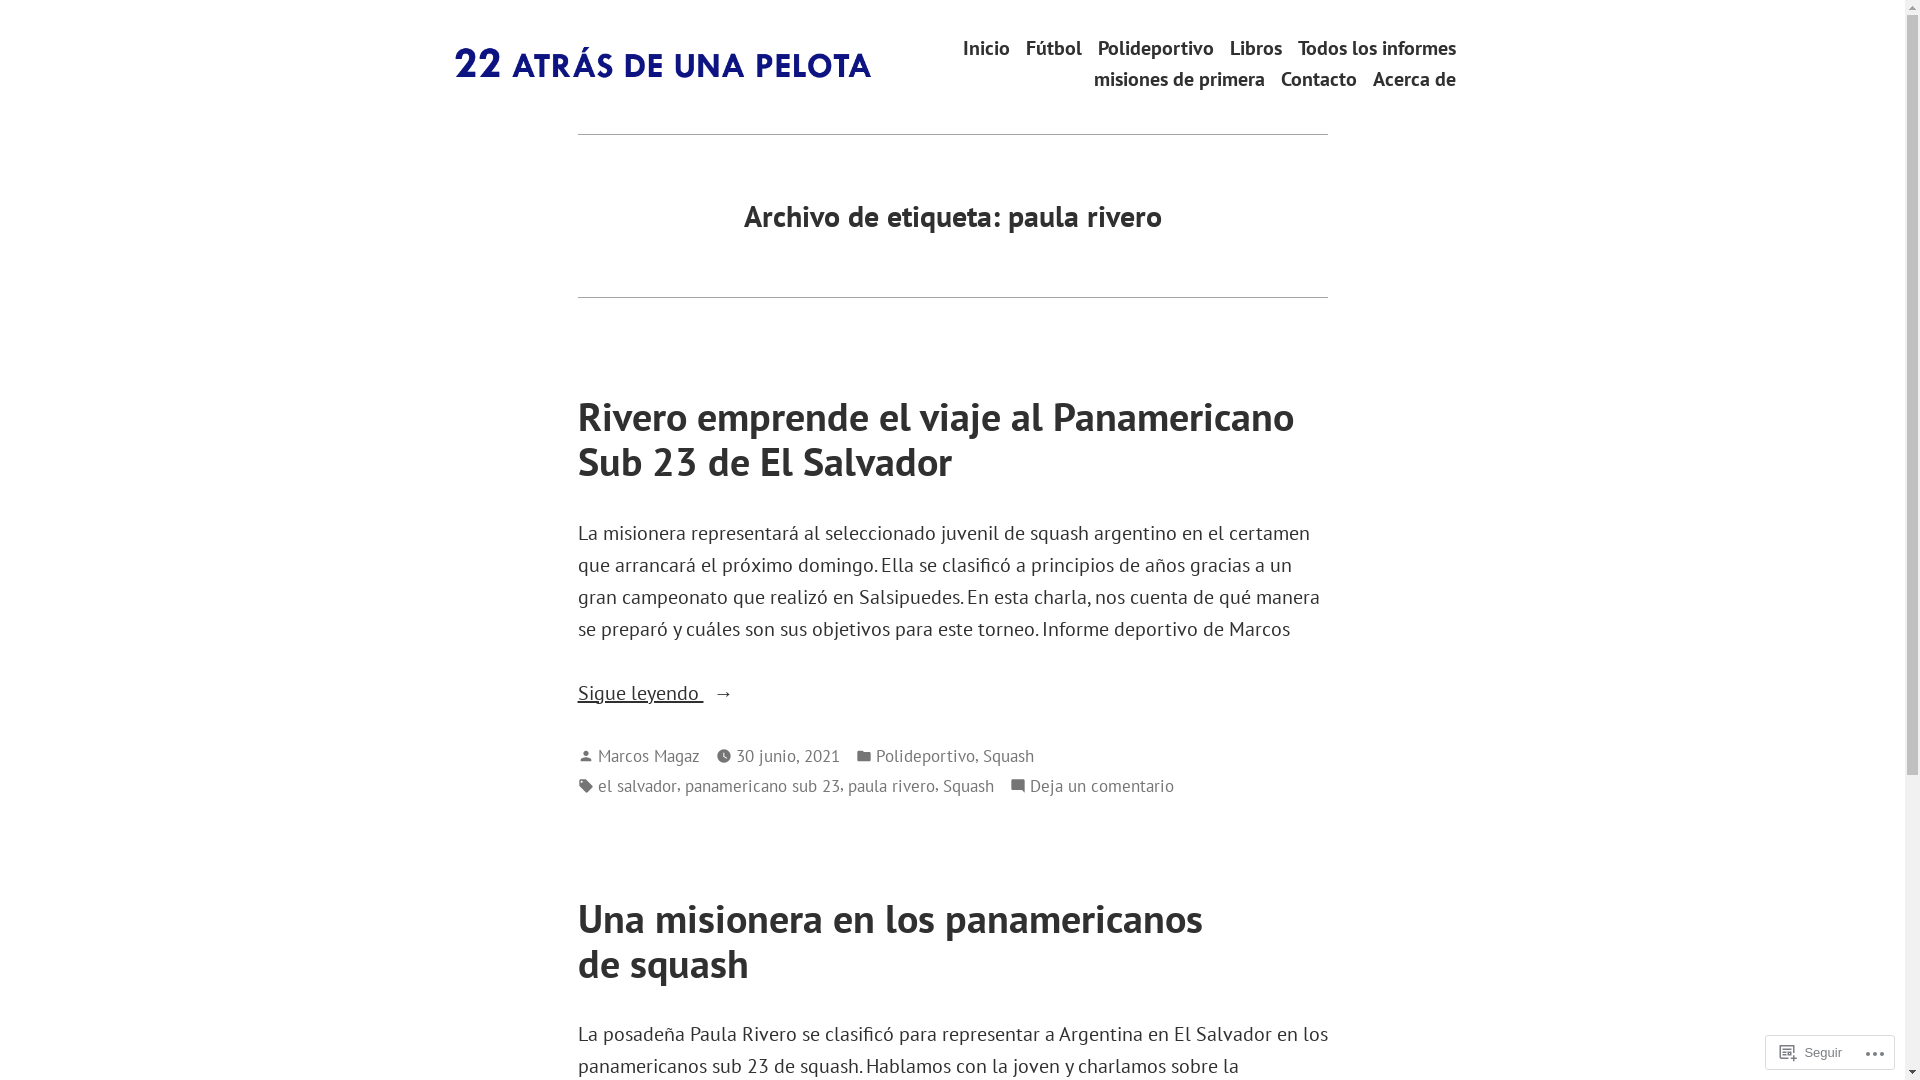 This screenshot has width=1920, height=1080. What do you see at coordinates (760, 785) in the screenshot?
I see `'panamericano sub 23'` at bounding box center [760, 785].